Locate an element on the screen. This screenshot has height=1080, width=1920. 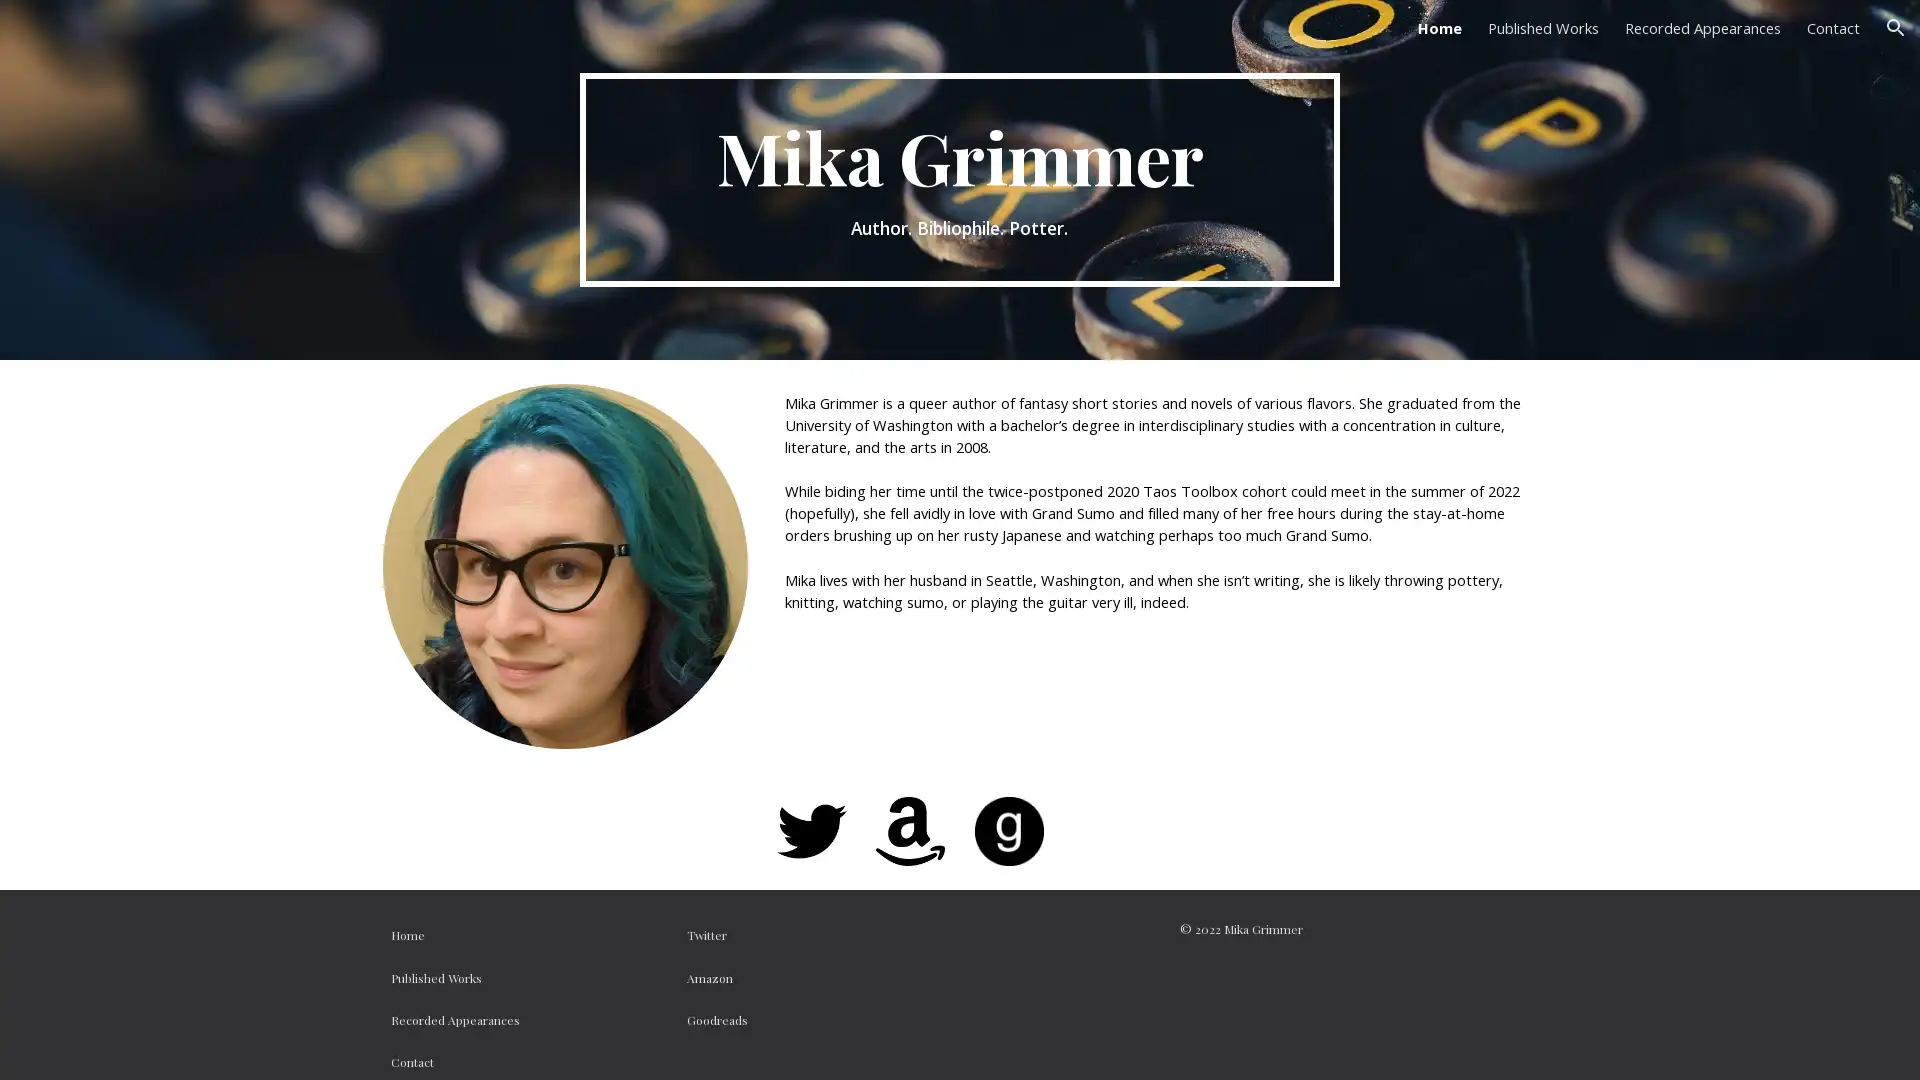
Google Sites is located at coordinates (96, 1044).